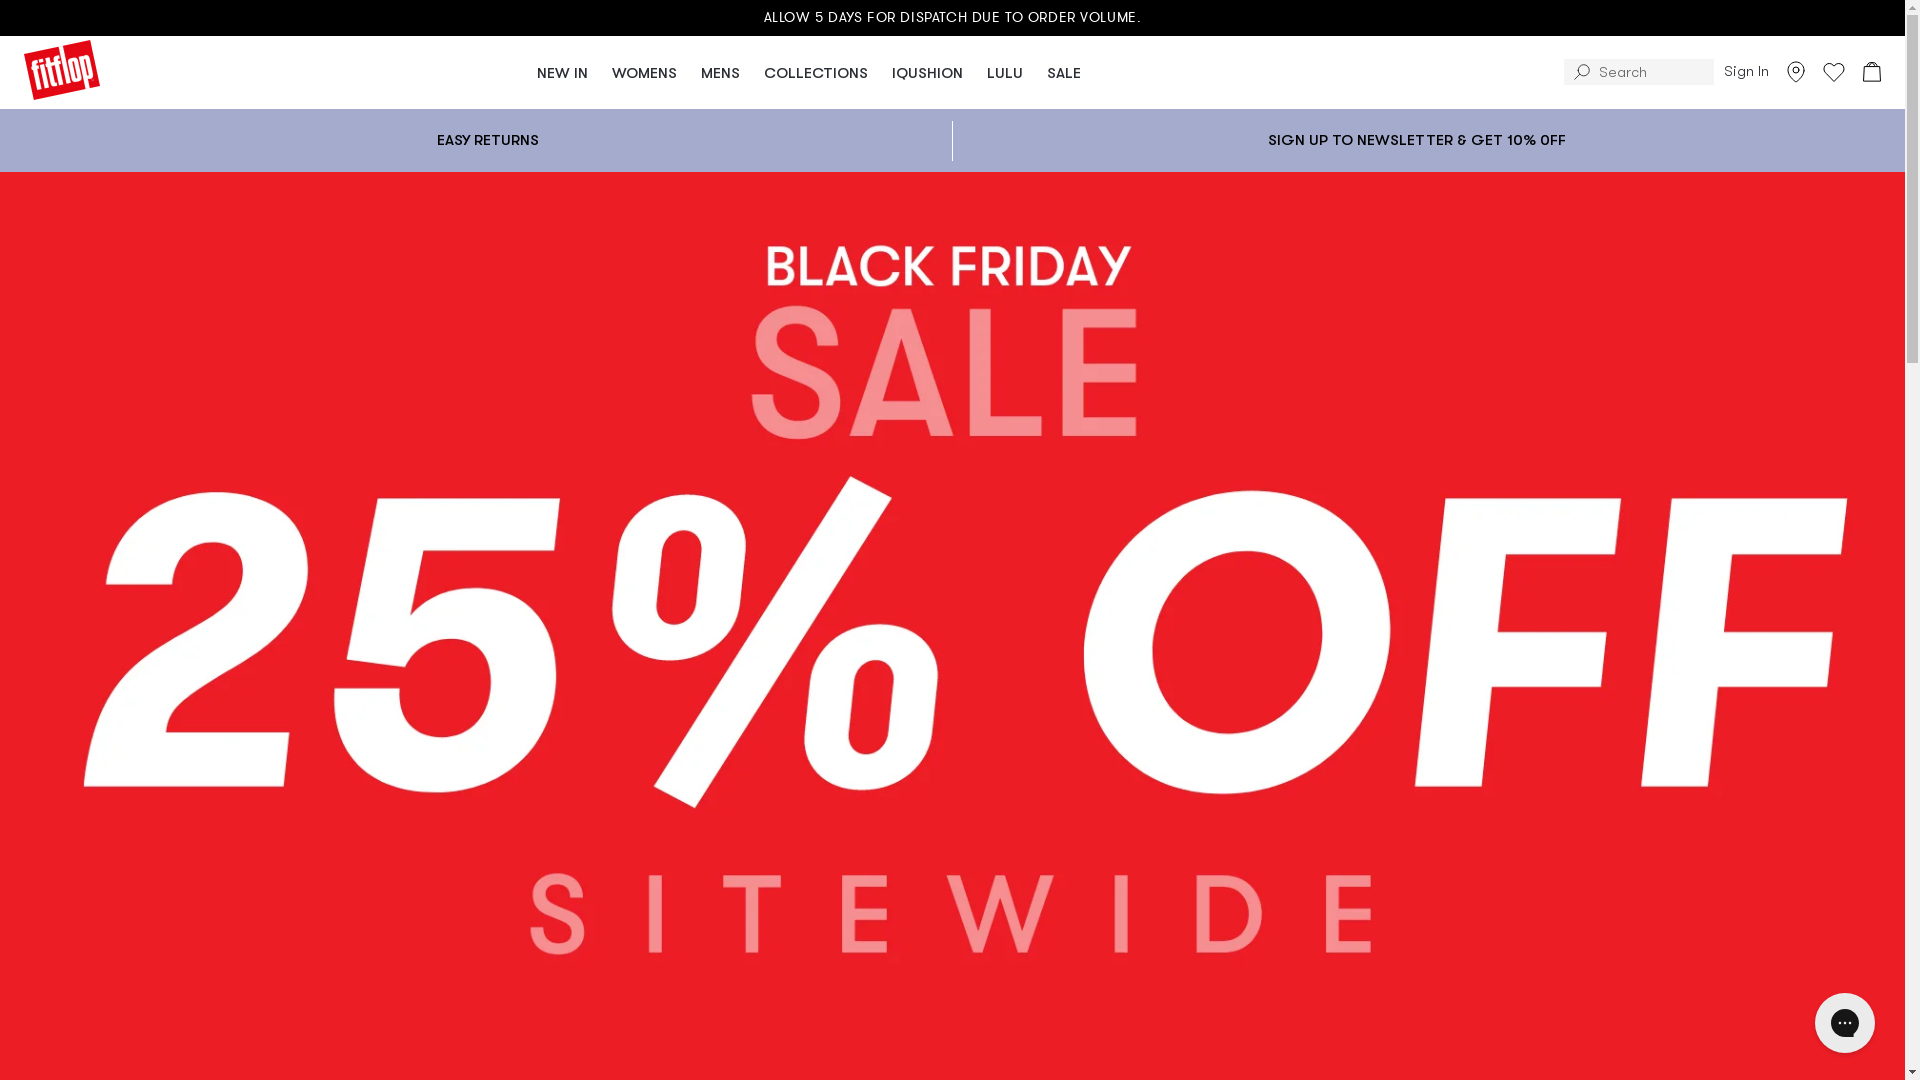  I want to click on 'SIGN UP TO NEWSLETTER & GET 10% 0FF', so click(1415, 139).